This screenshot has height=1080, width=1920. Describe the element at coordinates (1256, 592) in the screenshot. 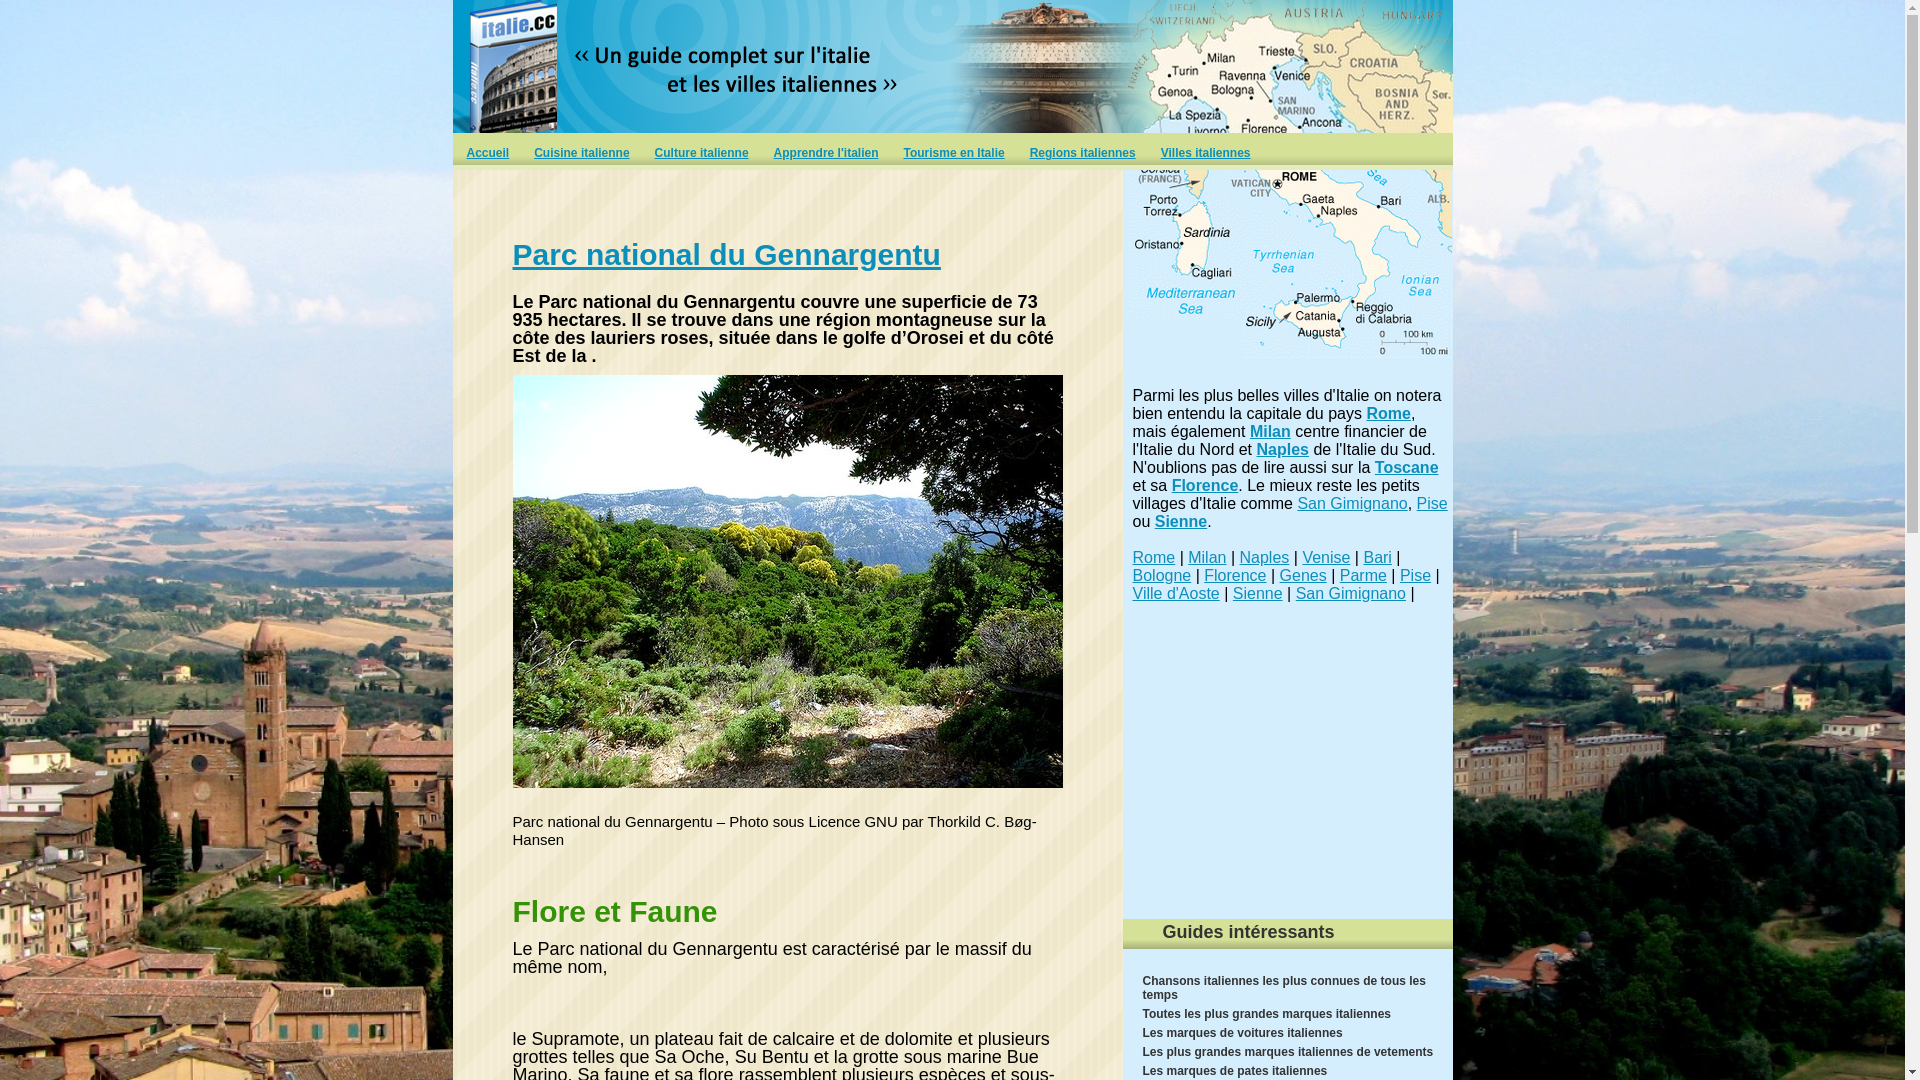

I see `'Sienne'` at that location.